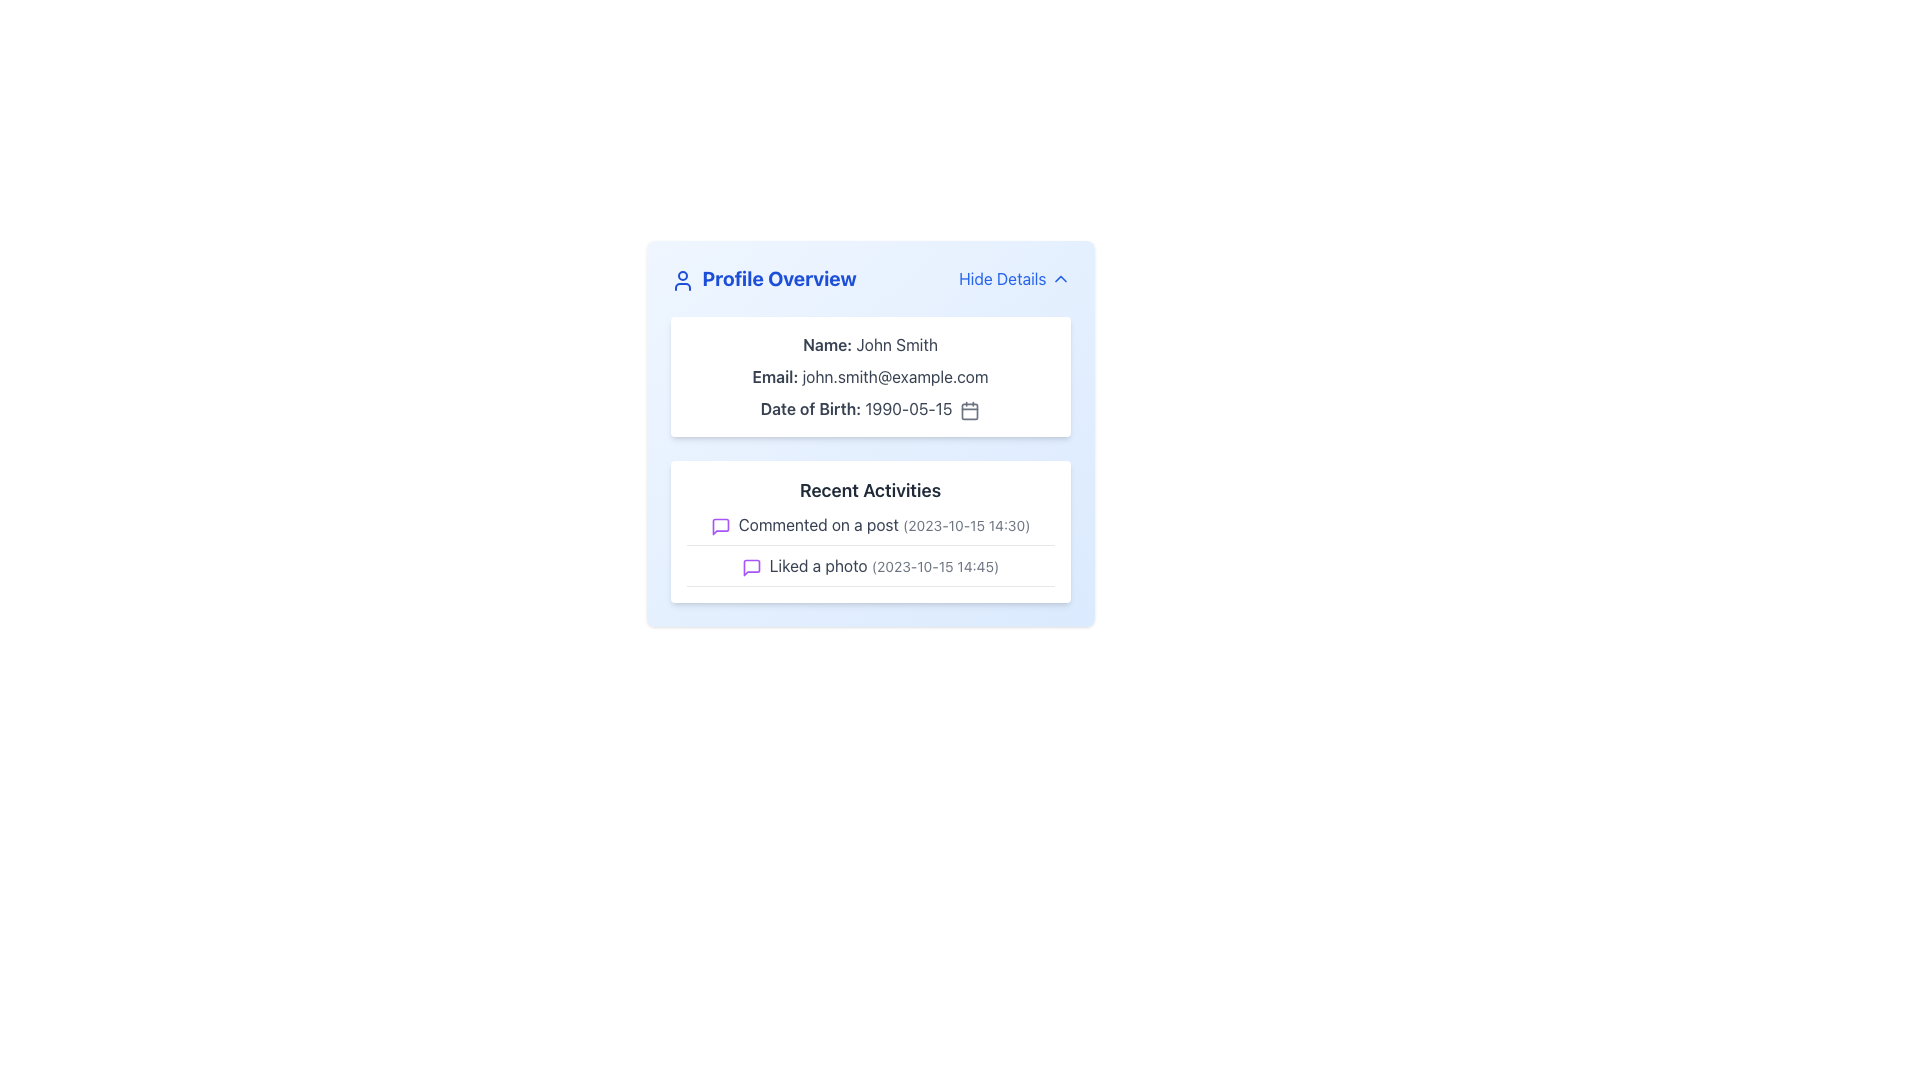 The image size is (1920, 1080). What do you see at coordinates (750, 567) in the screenshot?
I see `the first icon in the 'Recent Activities' section of the profile card, located to the left of the text 'Liked a photo (2023-10-15 14:45)'` at bounding box center [750, 567].